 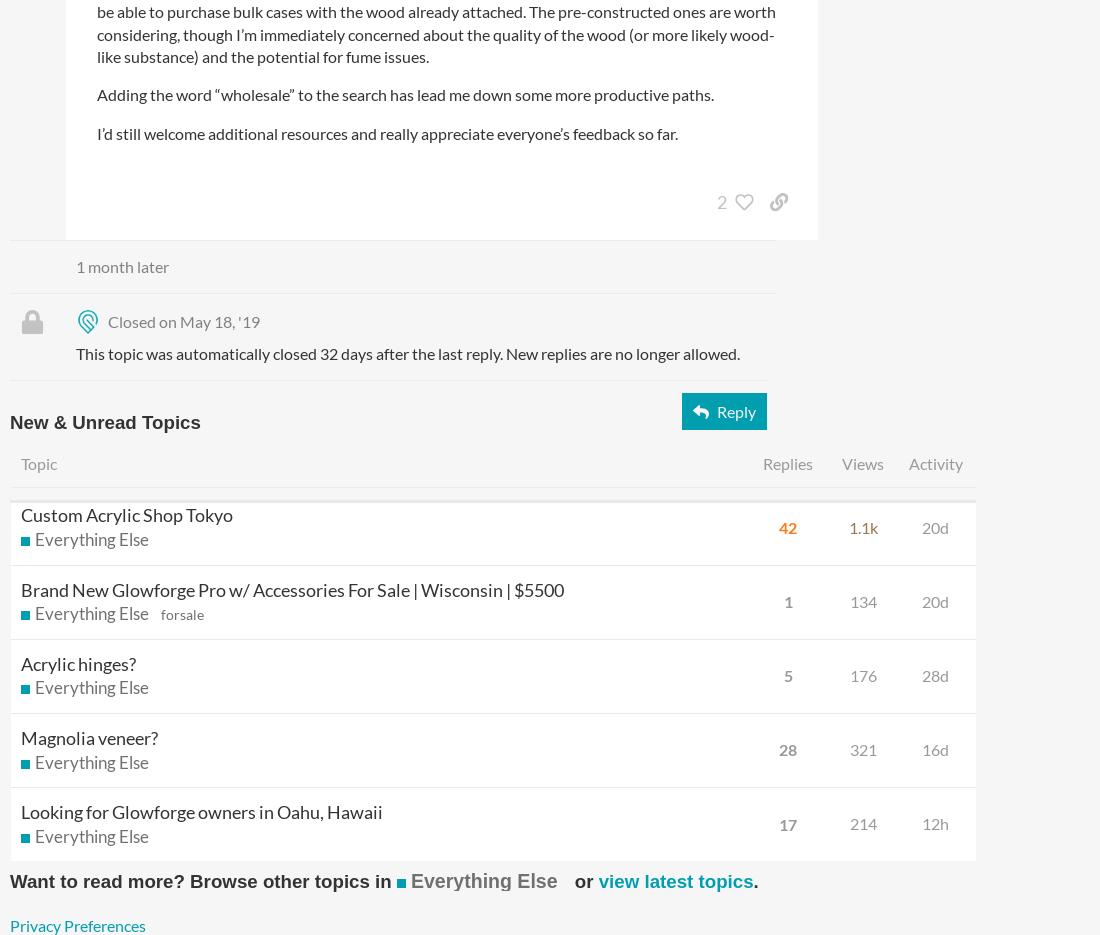 I want to click on 'on May 18, '19', so click(x=209, y=321).